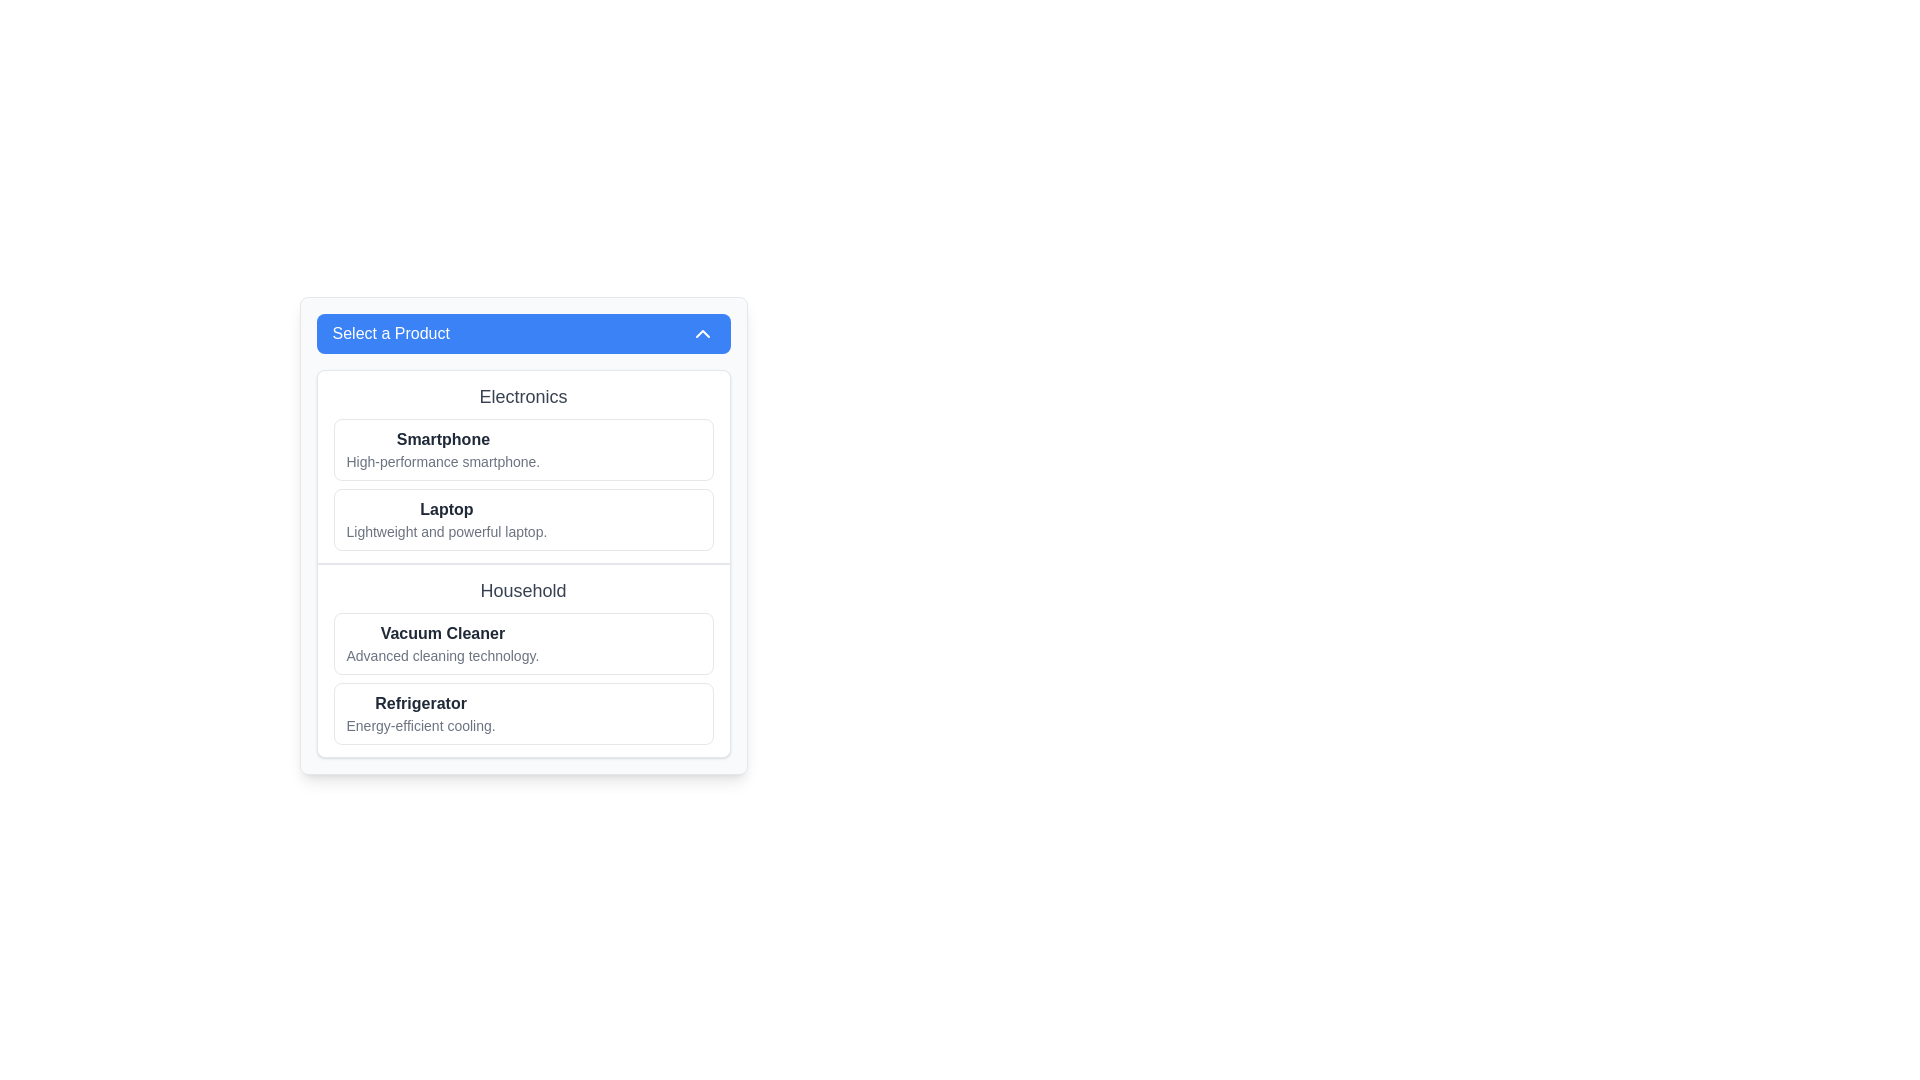 This screenshot has width=1920, height=1080. I want to click on the 'Refrigerator' option, so click(523, 712).